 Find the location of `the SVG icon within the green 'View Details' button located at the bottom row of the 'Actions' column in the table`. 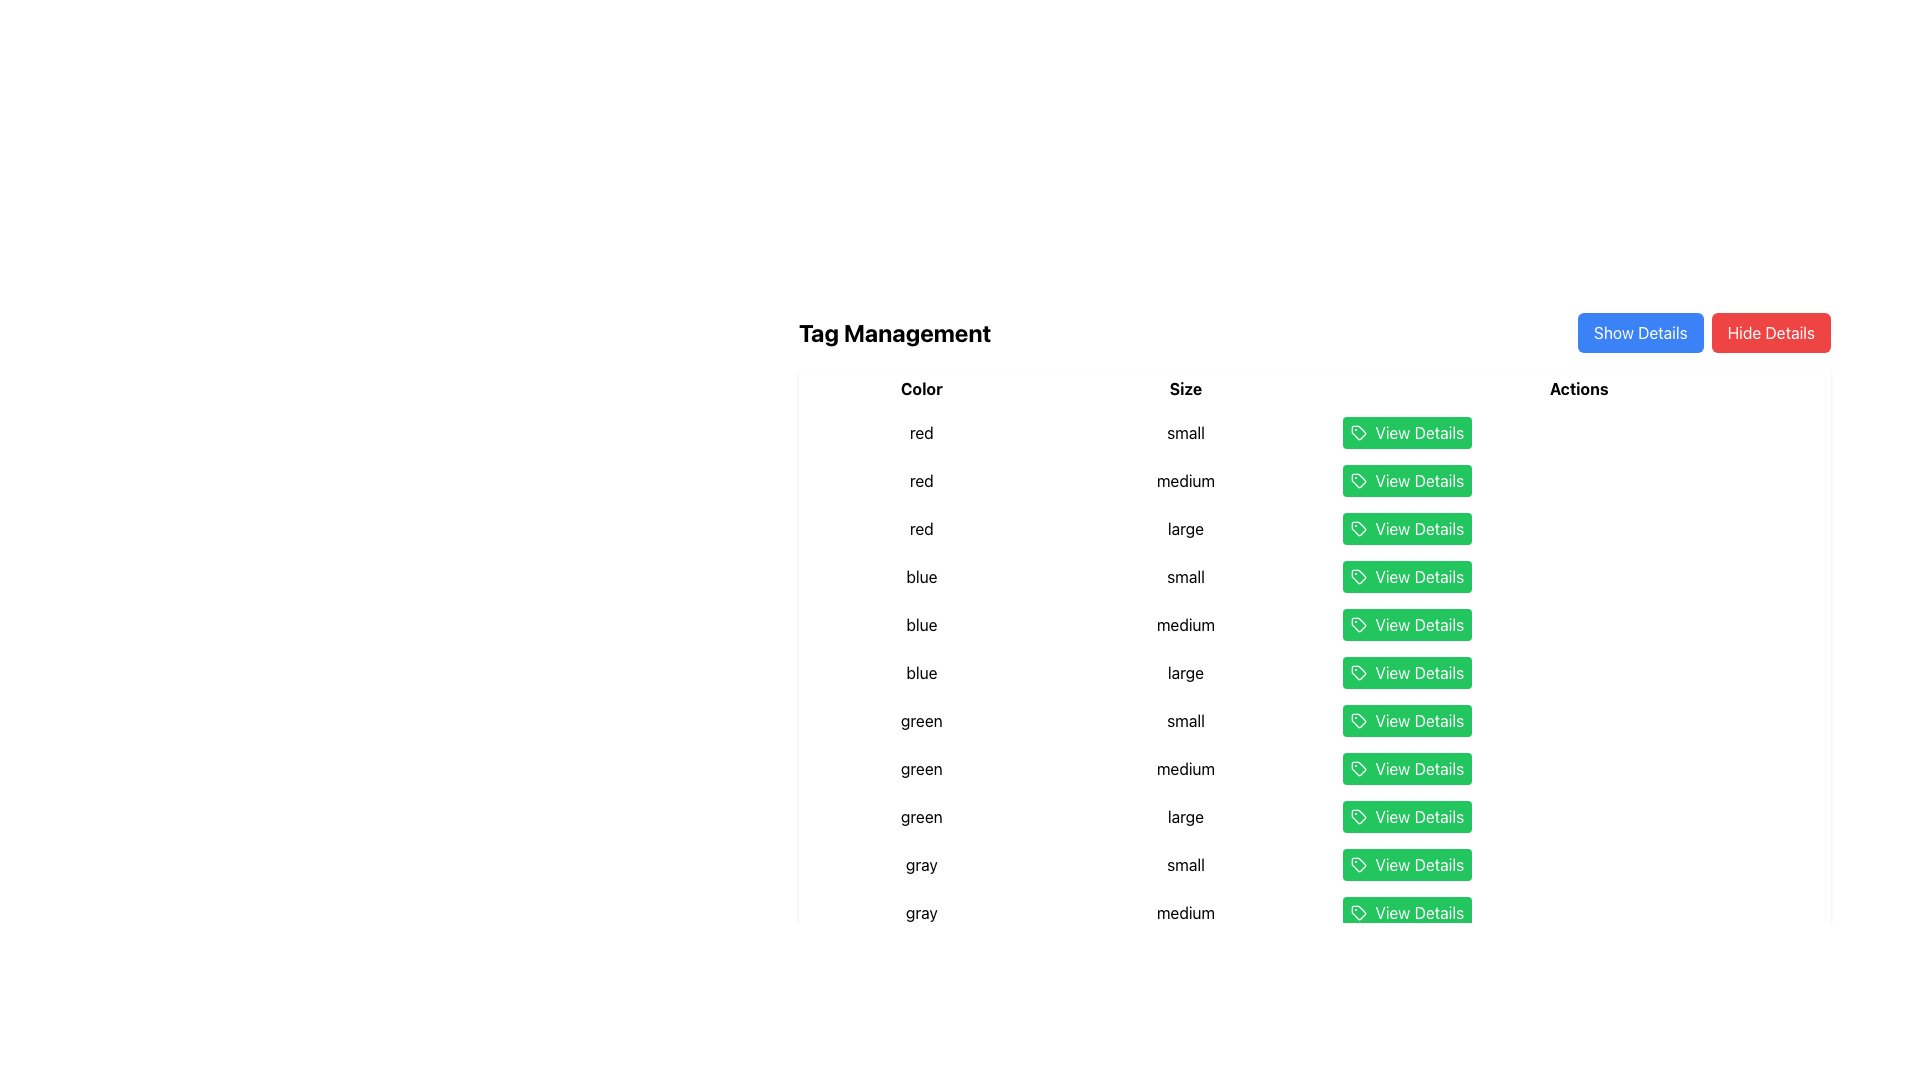

the SVG icon within the green 'View Details' button located at the bottom row of the 'Actions' column in the table is located at coordinates (1359, 913).